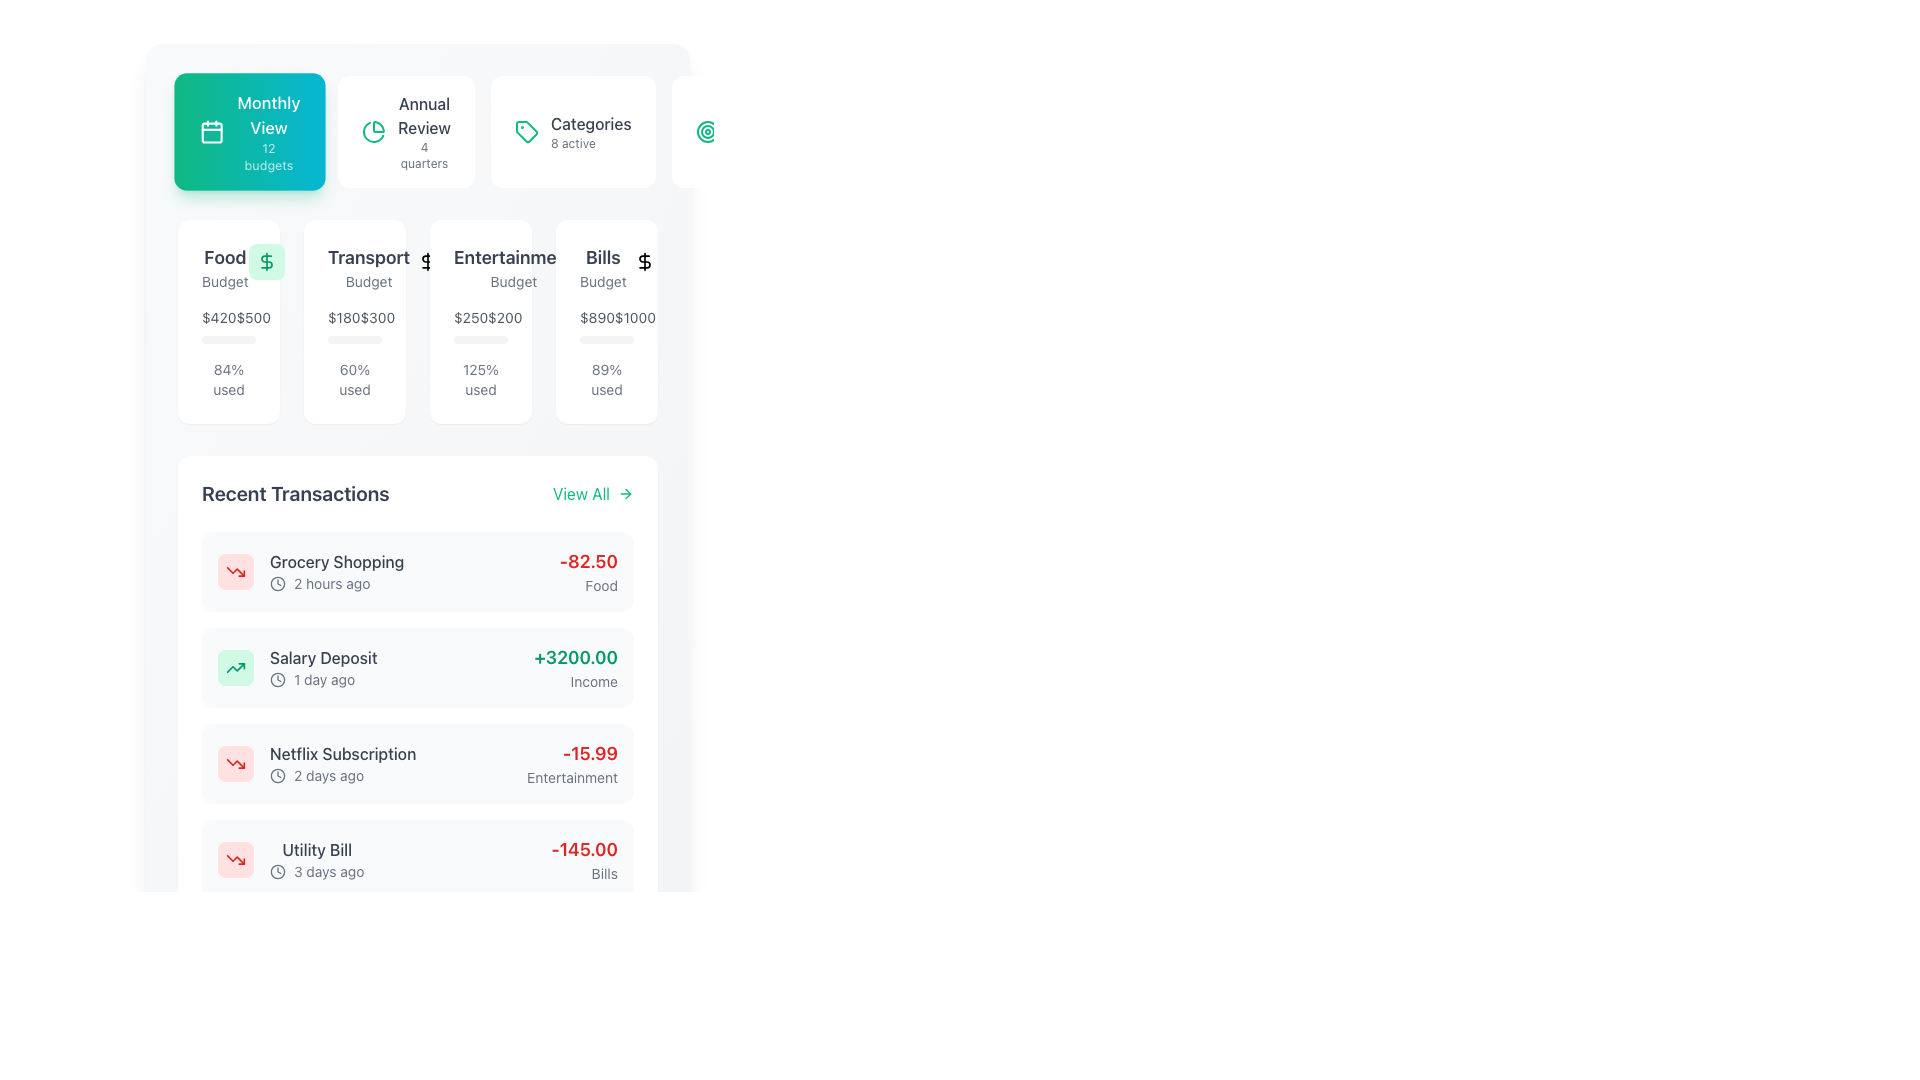 The height and width of the screenshot is (1080, 1920). Describe the element at coordinates (323, 678) in the screenshot. I see `the static text displaying the timestamp of the transaction event located below 'Salary Deposit' and adjacent to the clock icon in the 'Recent Transactions' section` at that location.